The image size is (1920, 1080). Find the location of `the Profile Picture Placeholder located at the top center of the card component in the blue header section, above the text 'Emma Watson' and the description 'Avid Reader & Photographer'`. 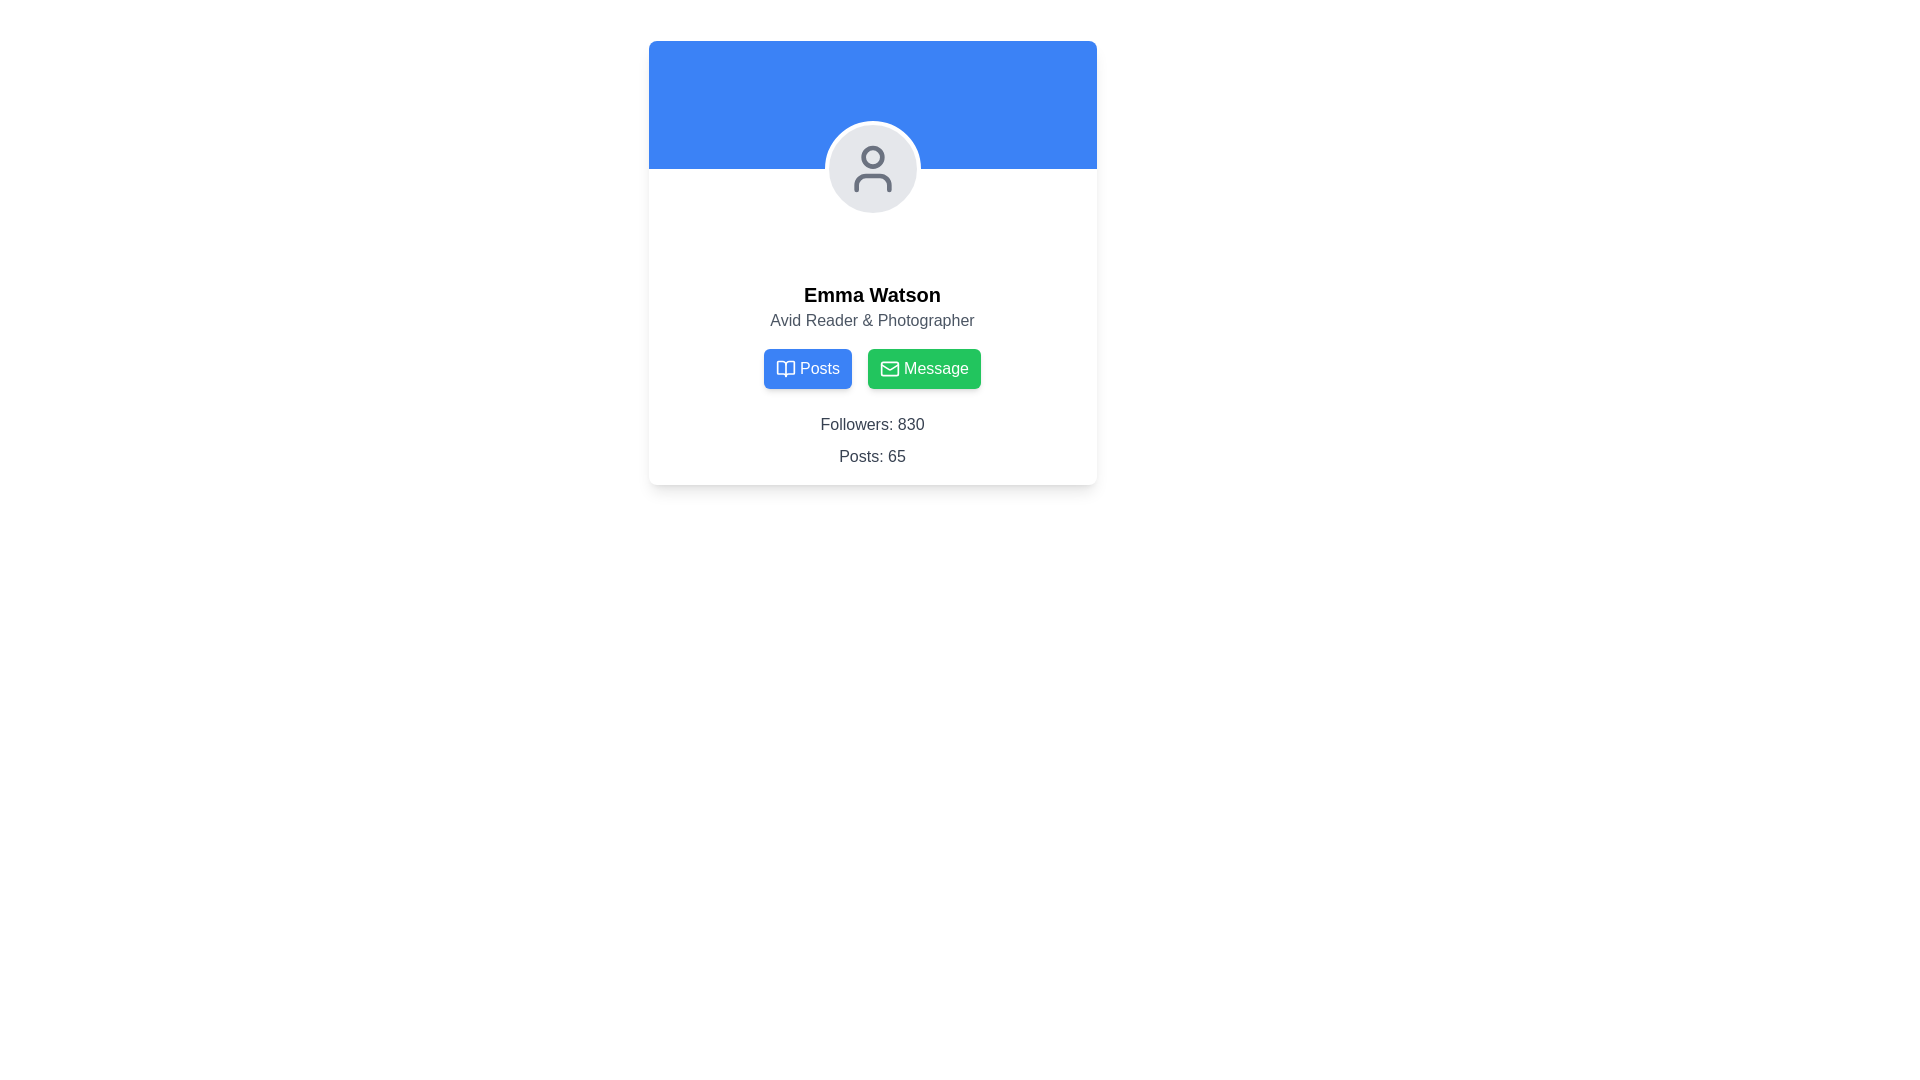

the Profile Picture Placeholder located at the top center of the card component in the blue header section, above the text 'Emma Watson' and the description 'Avid Reader & Photographer' is located at coordinates (872, 168).